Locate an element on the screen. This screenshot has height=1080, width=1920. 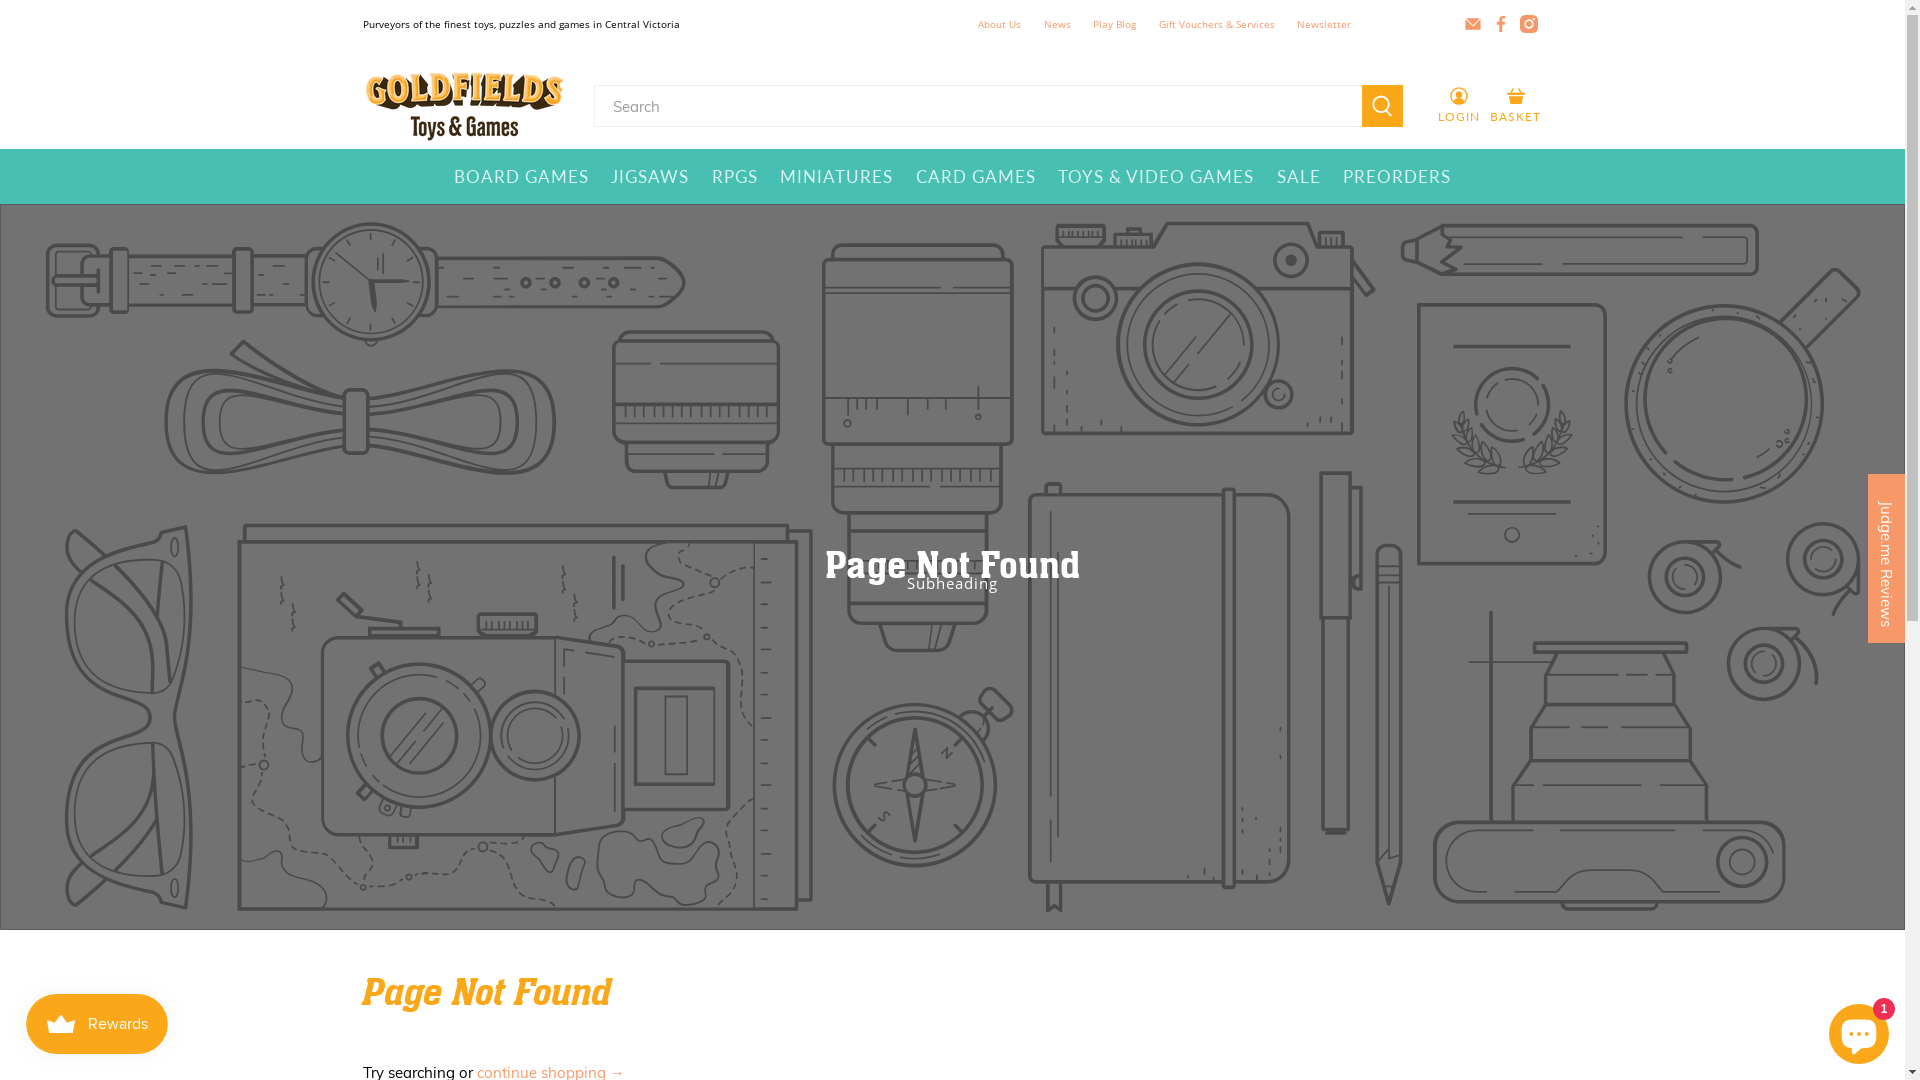
'Shopify online store chat' is located at coordinates (1823, 1029).